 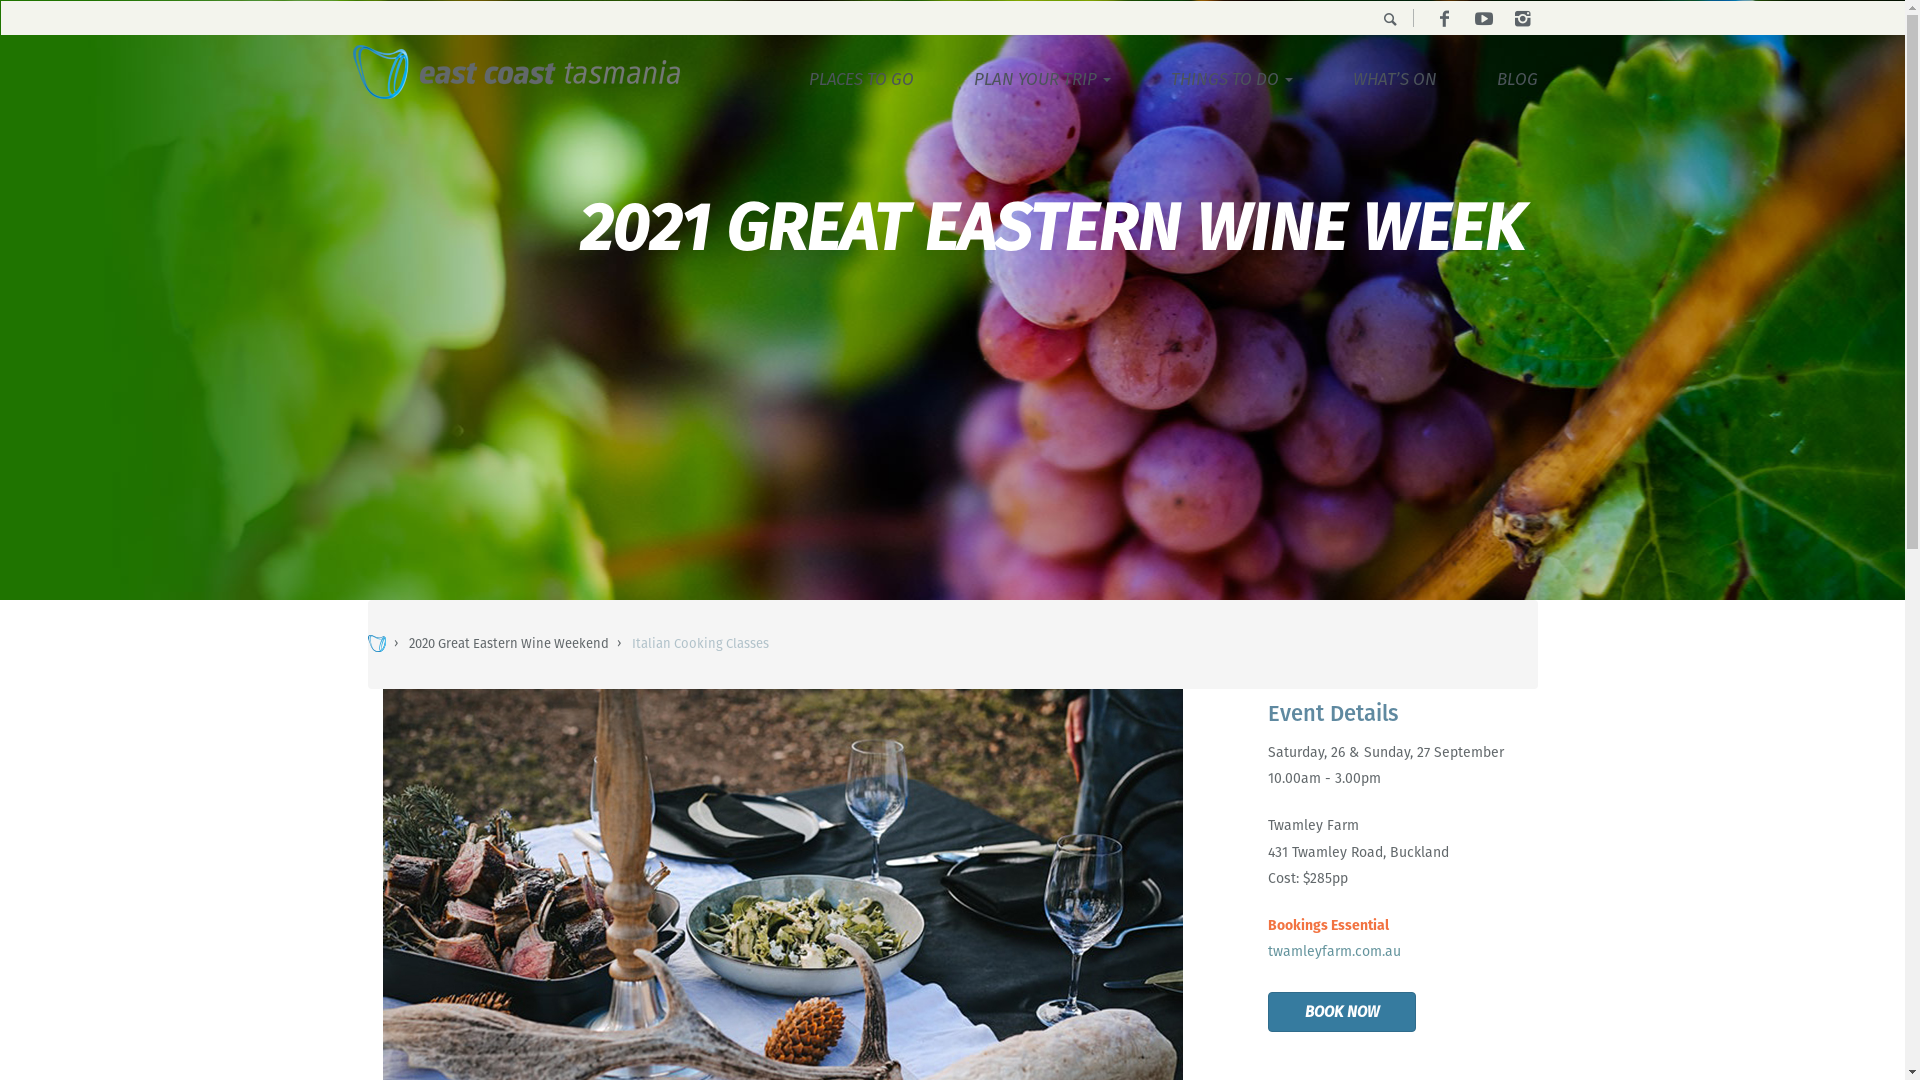 What do you see at coordinates (943, 77) in the screenshot?
I see `'PLAN YOUR TRIP'` at bounding box center [943, 77].